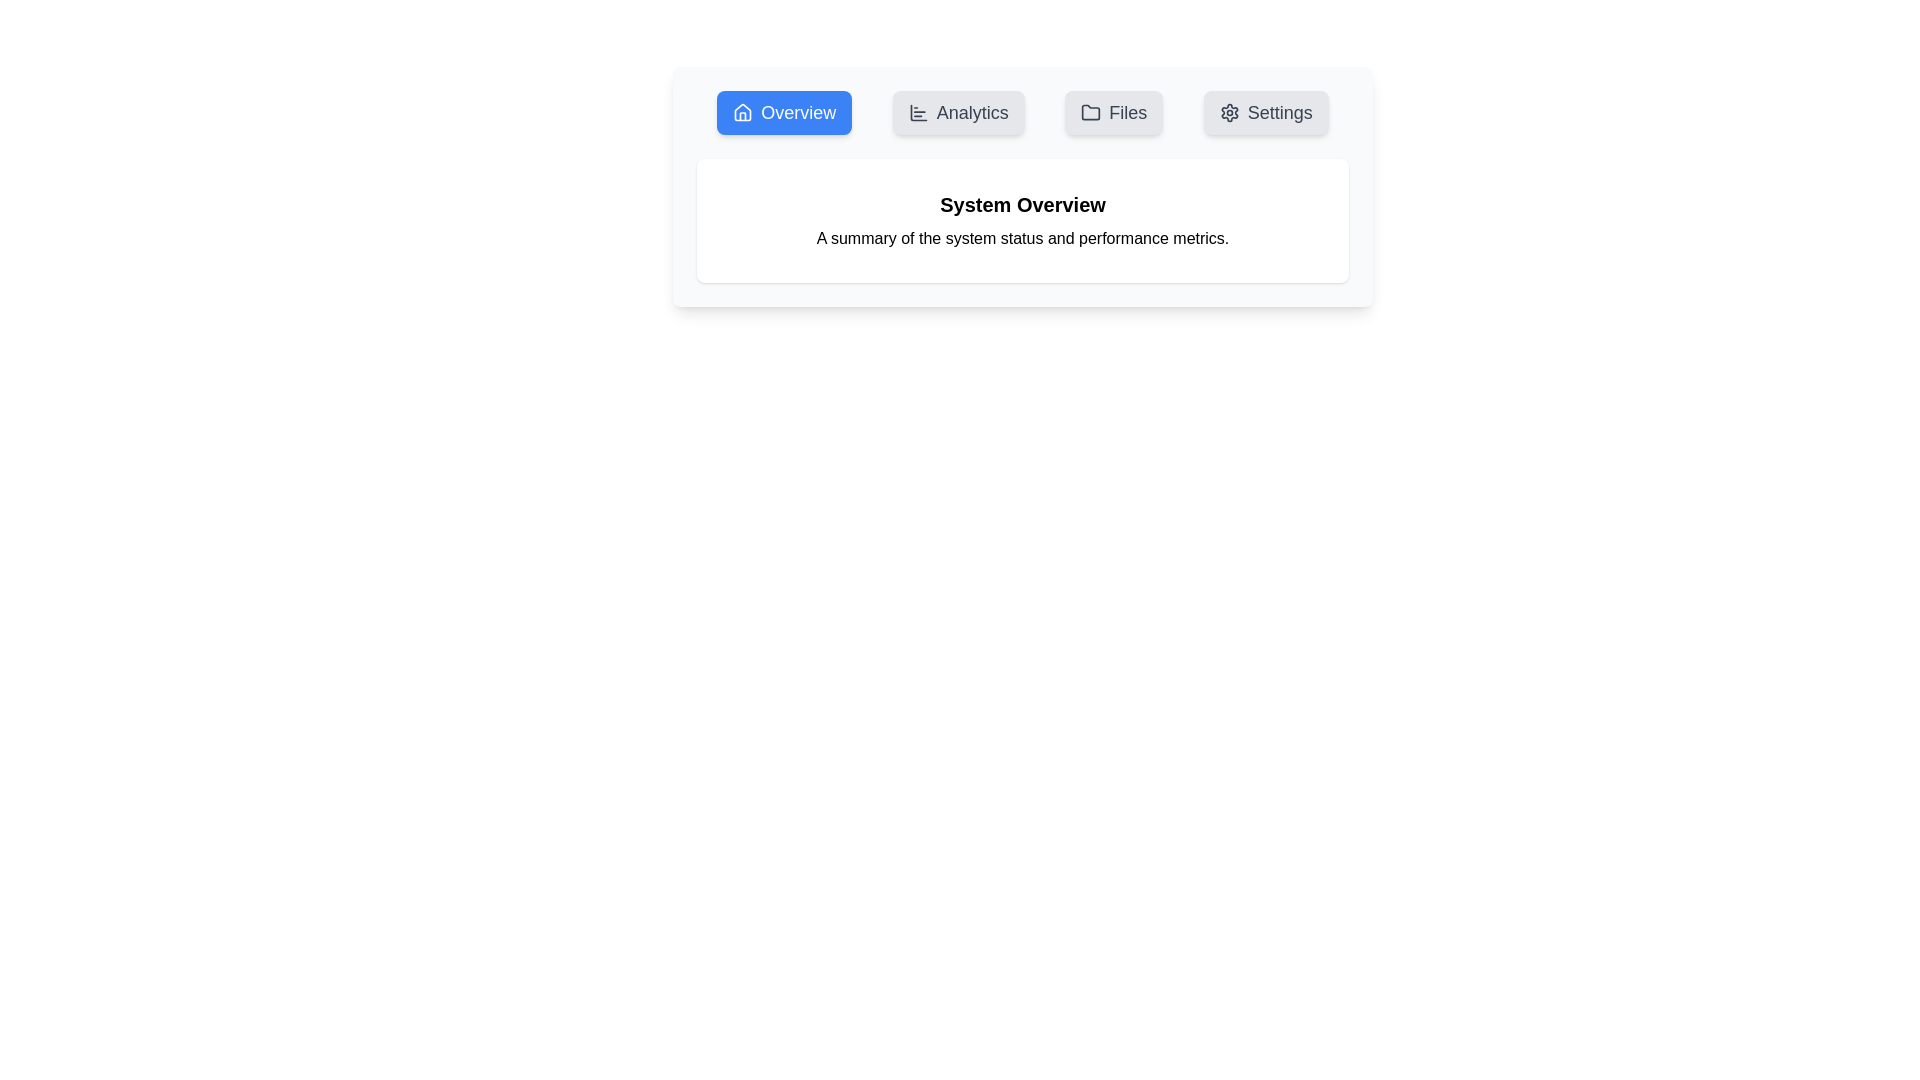 This screenshot has height=1080, width=1920. Describe the element at coordinates (1113, 112) in the screenshot. I see `the 'Files' button in the navigation bar` at that location.